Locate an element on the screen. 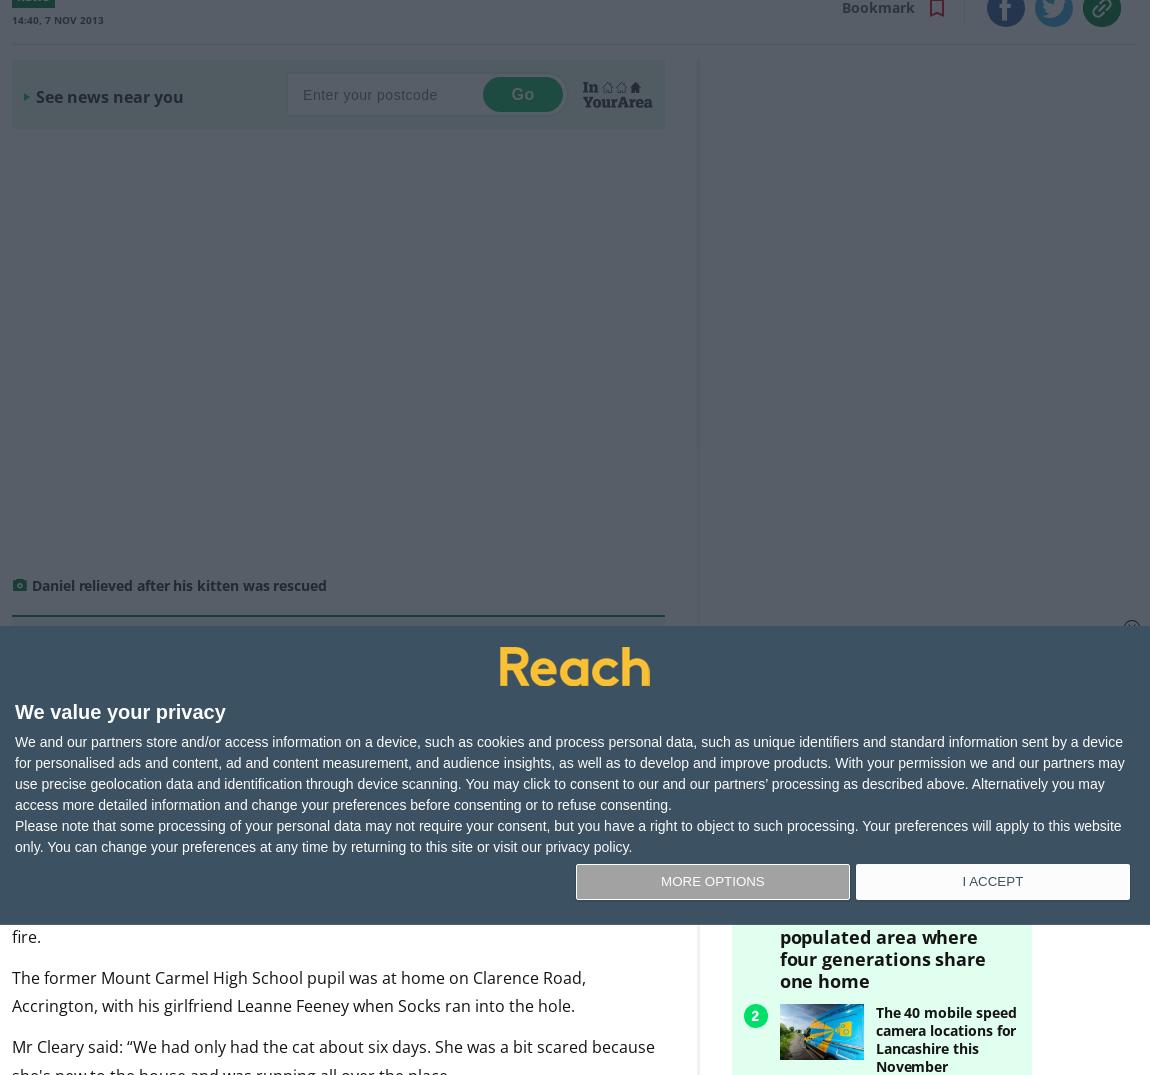  'More info' is located at coordinates (365, 732).